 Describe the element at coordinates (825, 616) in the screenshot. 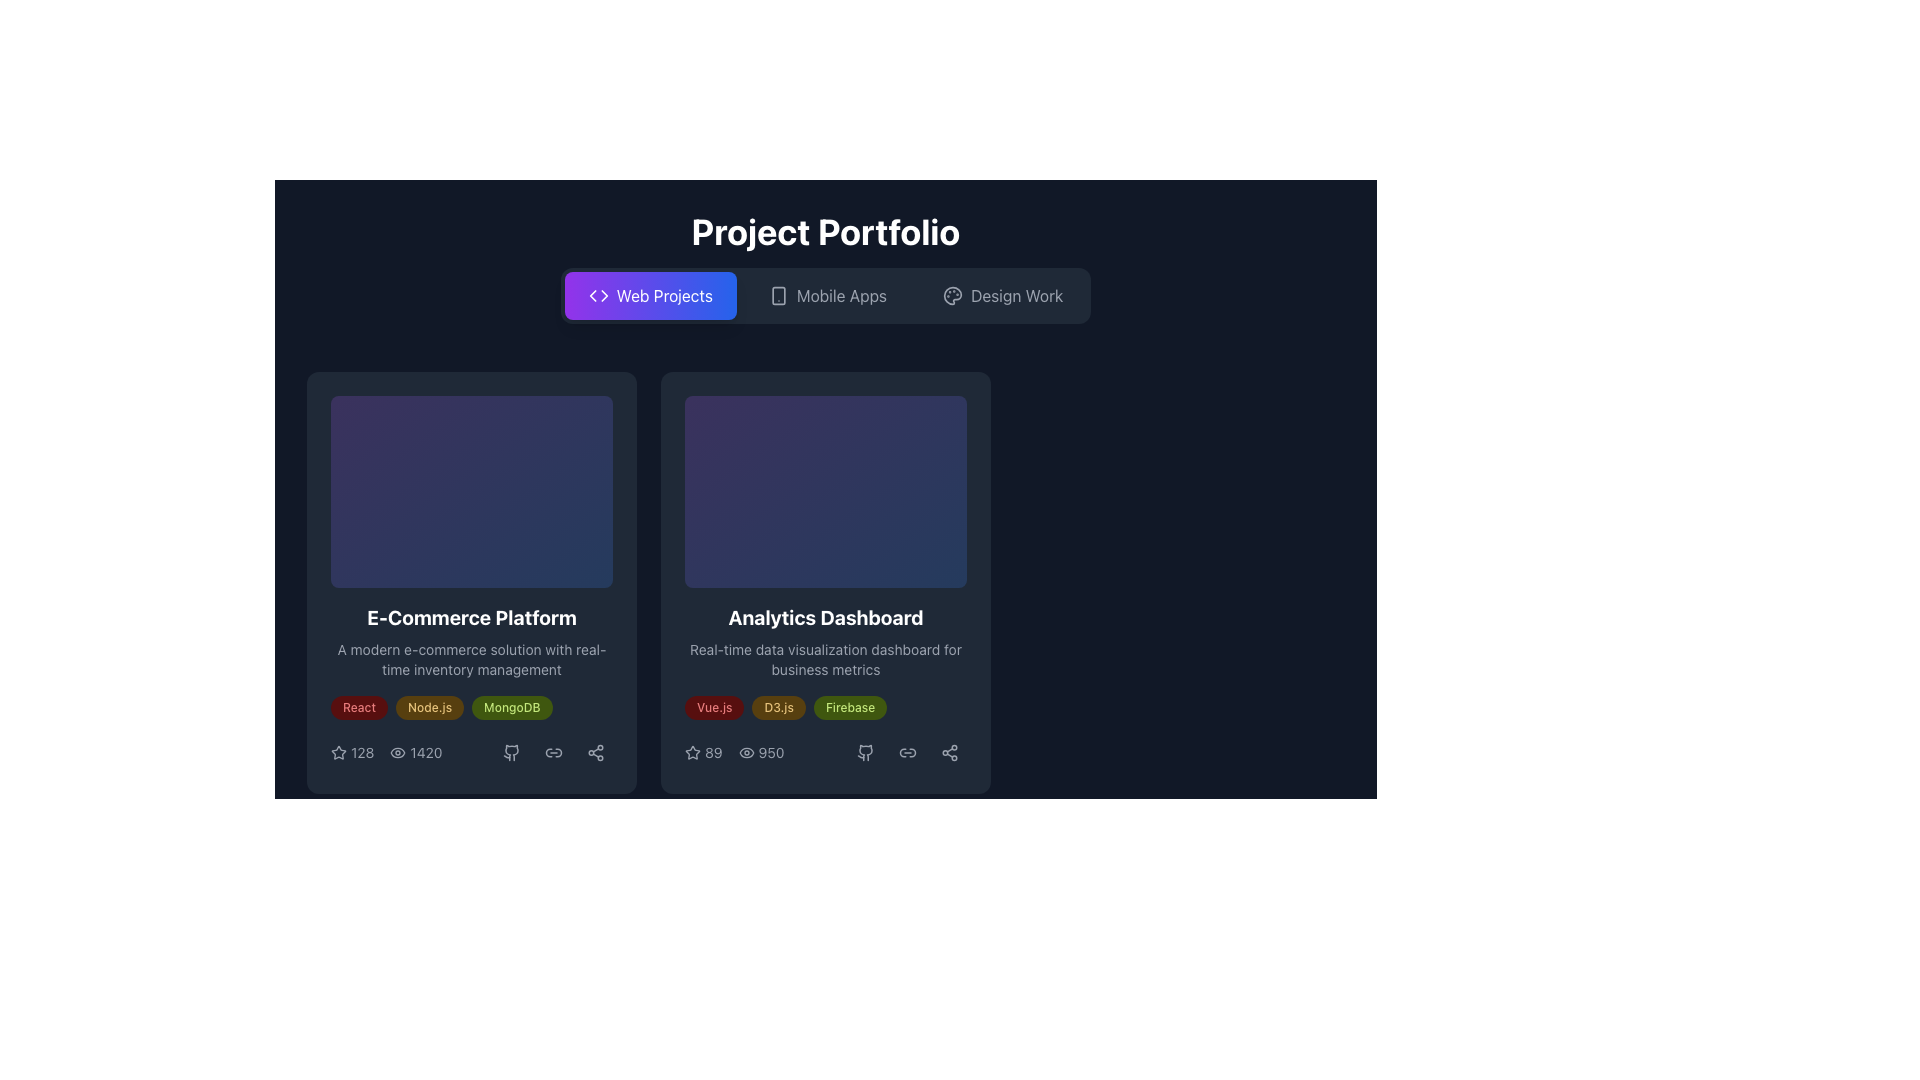

I see `the static text label reading 'Analytics Dashboard' which is prominently displayed in bold white font at the center-bottom of the second card in the 'Web Projects' tab` at that location.